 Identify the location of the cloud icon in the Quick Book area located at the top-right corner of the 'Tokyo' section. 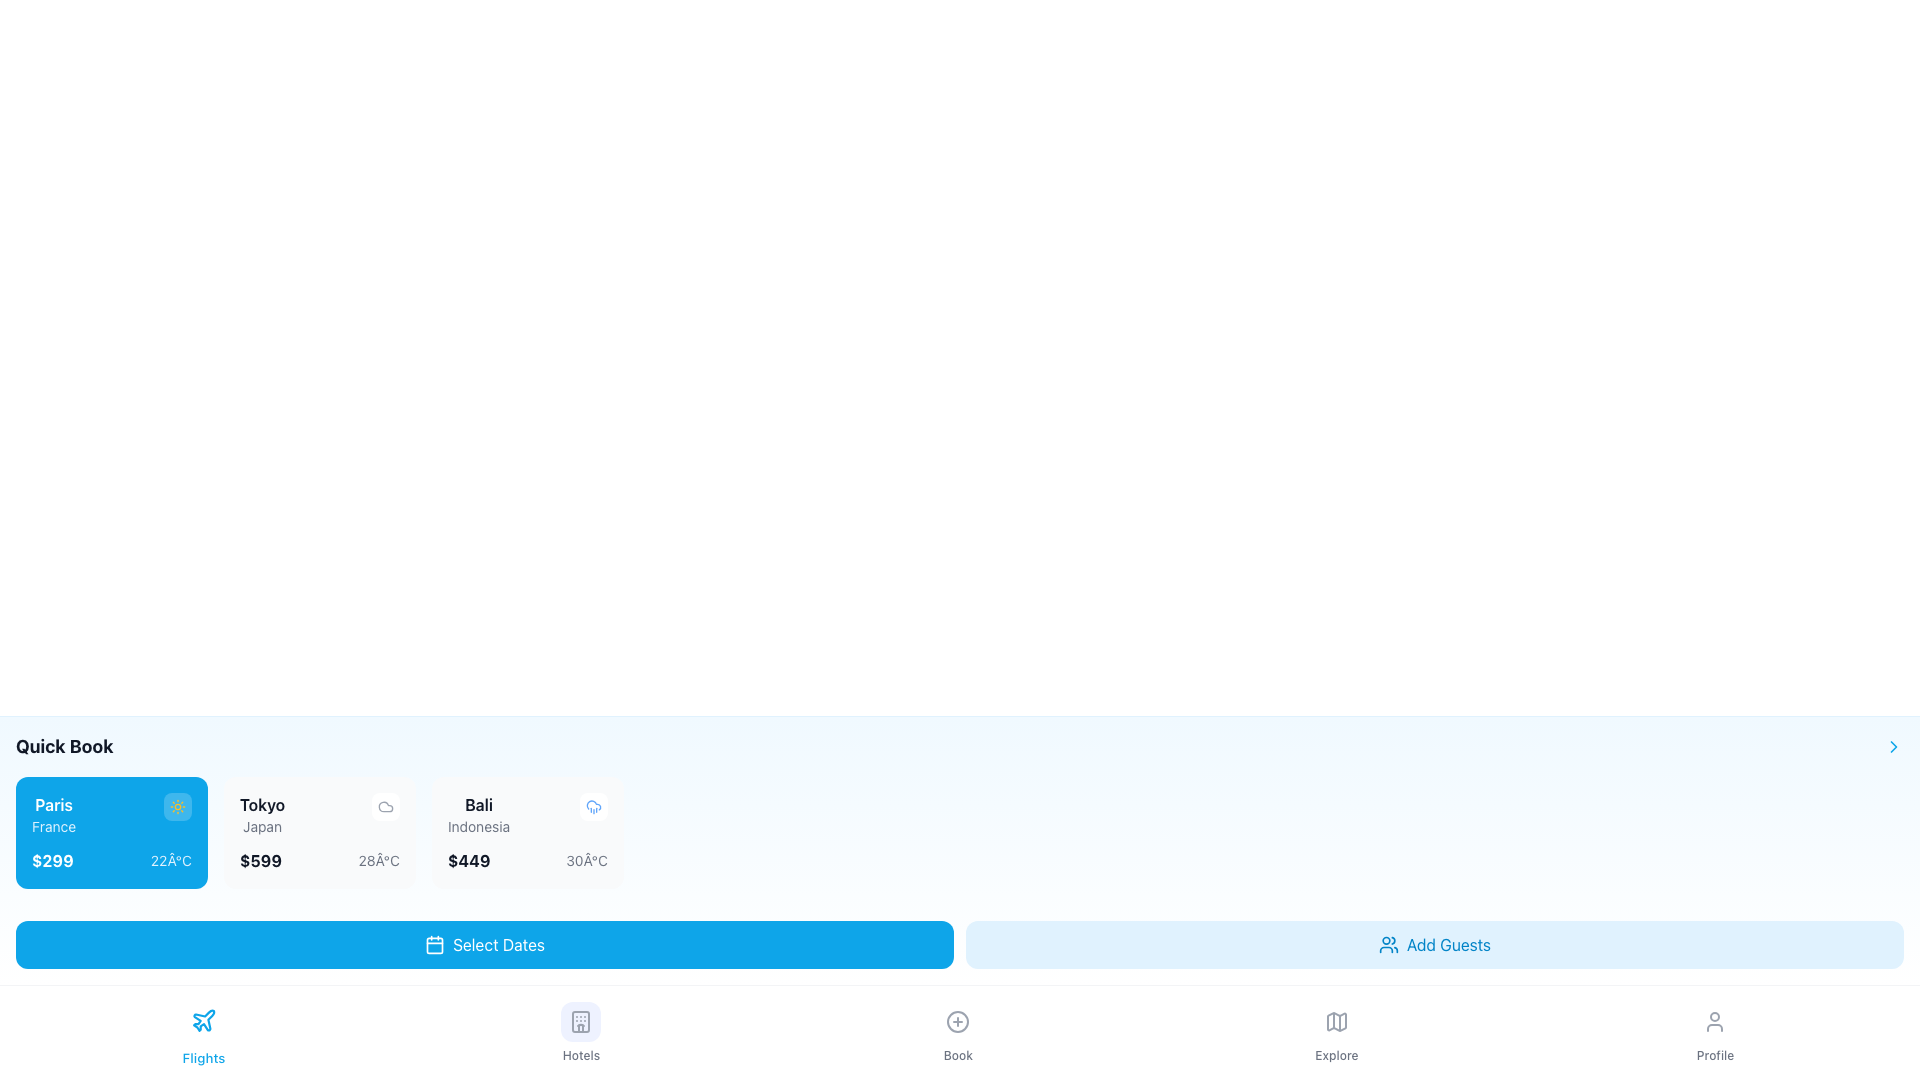
(385, 805).